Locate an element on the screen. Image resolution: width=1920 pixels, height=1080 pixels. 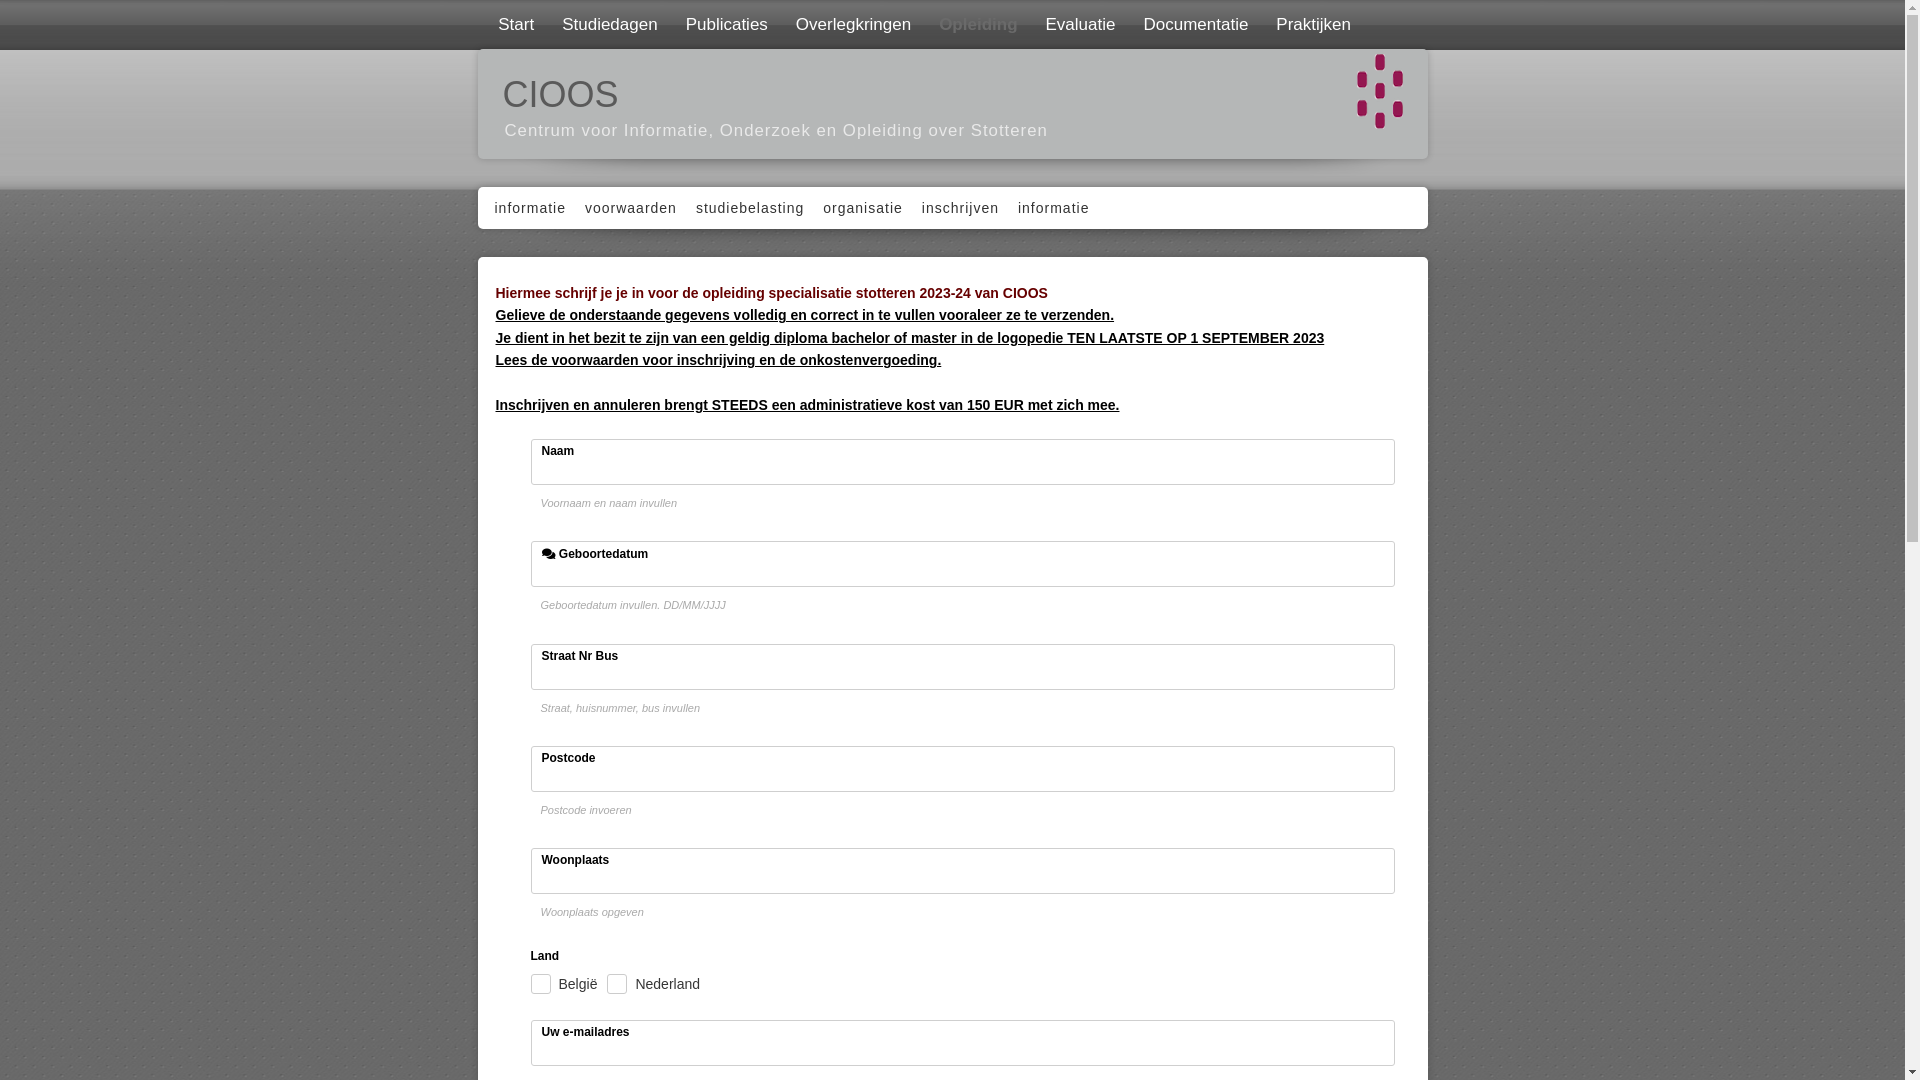
'organisatie' is located at coordinates (860, 208).